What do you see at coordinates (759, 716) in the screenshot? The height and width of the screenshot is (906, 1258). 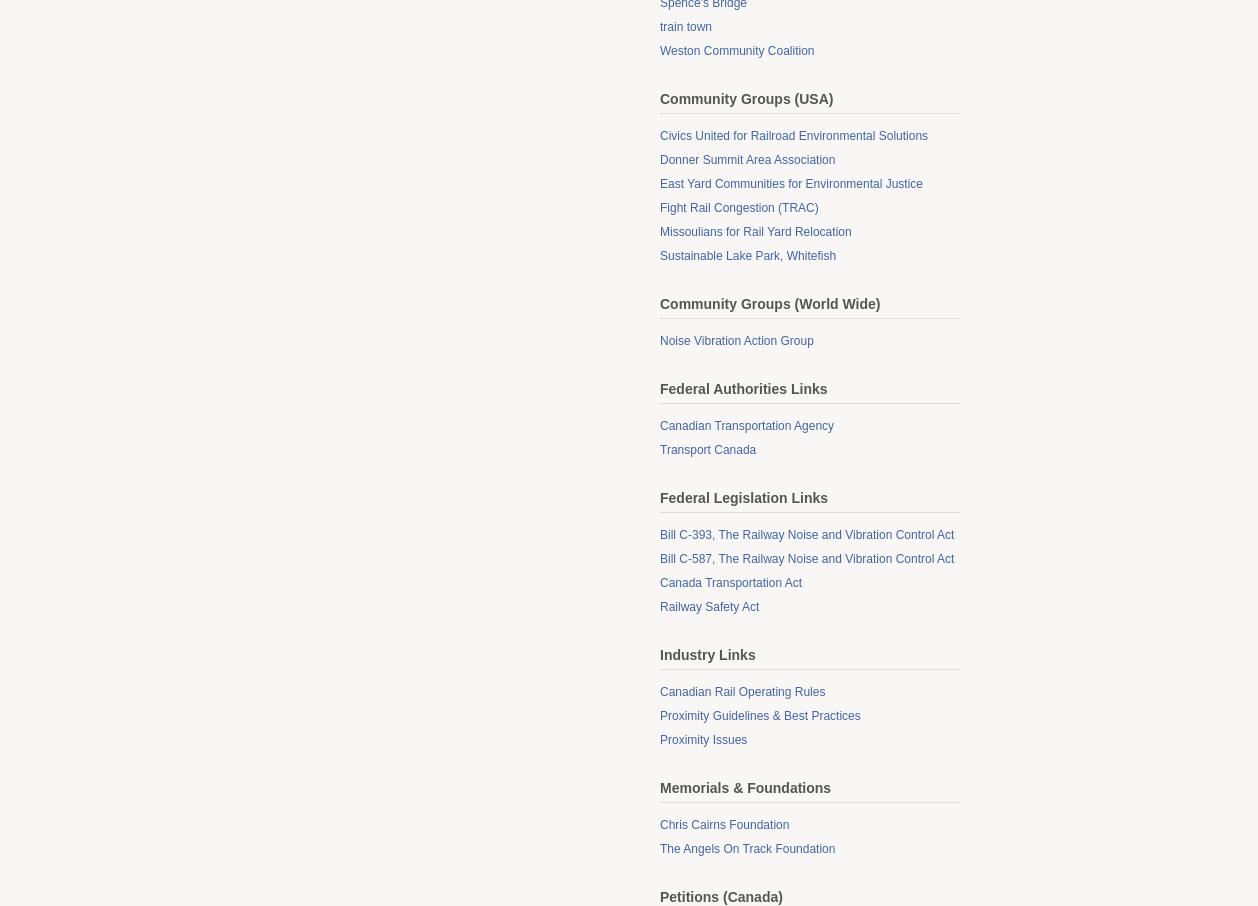 I see `'Proximity Guidelines & Best Practices'` at bounding box center [759, 716].